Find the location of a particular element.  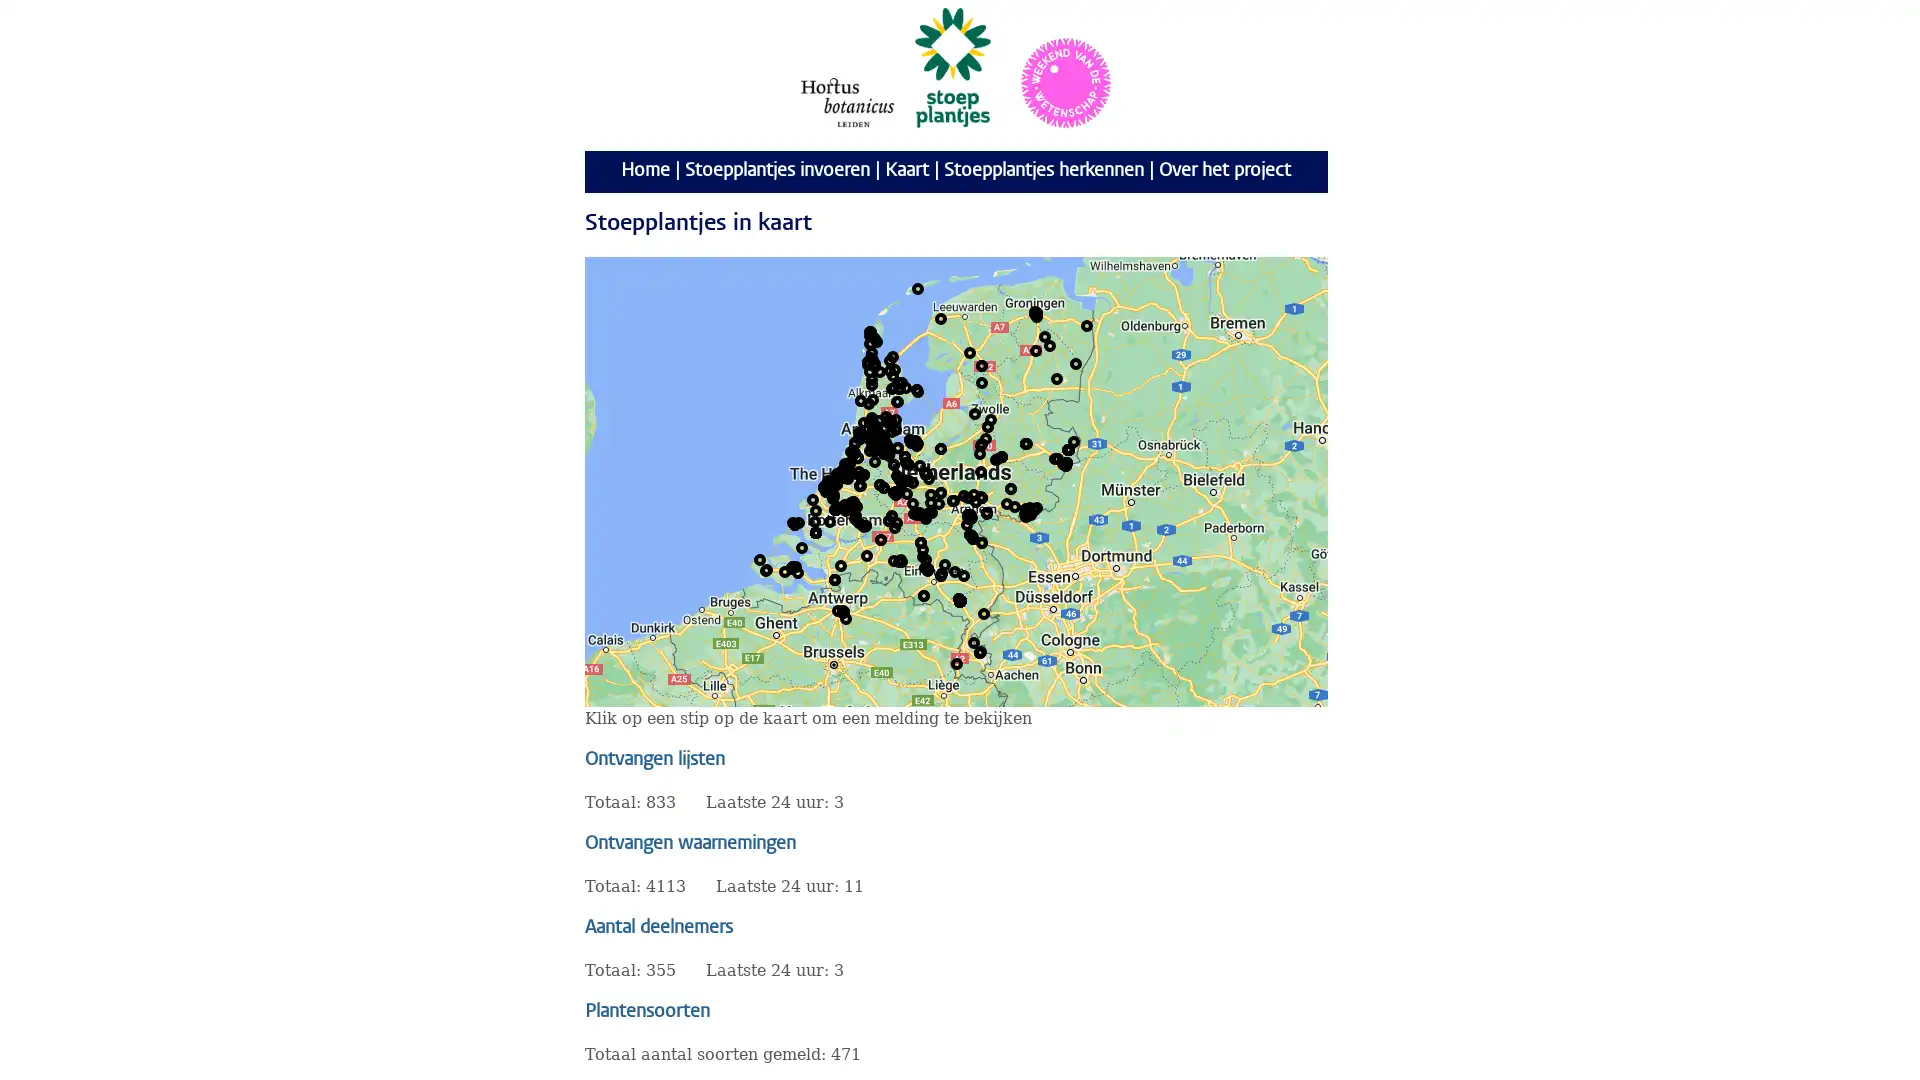

Telling van Club W op 12 maart 2022 is located at coordinates (845, 471).